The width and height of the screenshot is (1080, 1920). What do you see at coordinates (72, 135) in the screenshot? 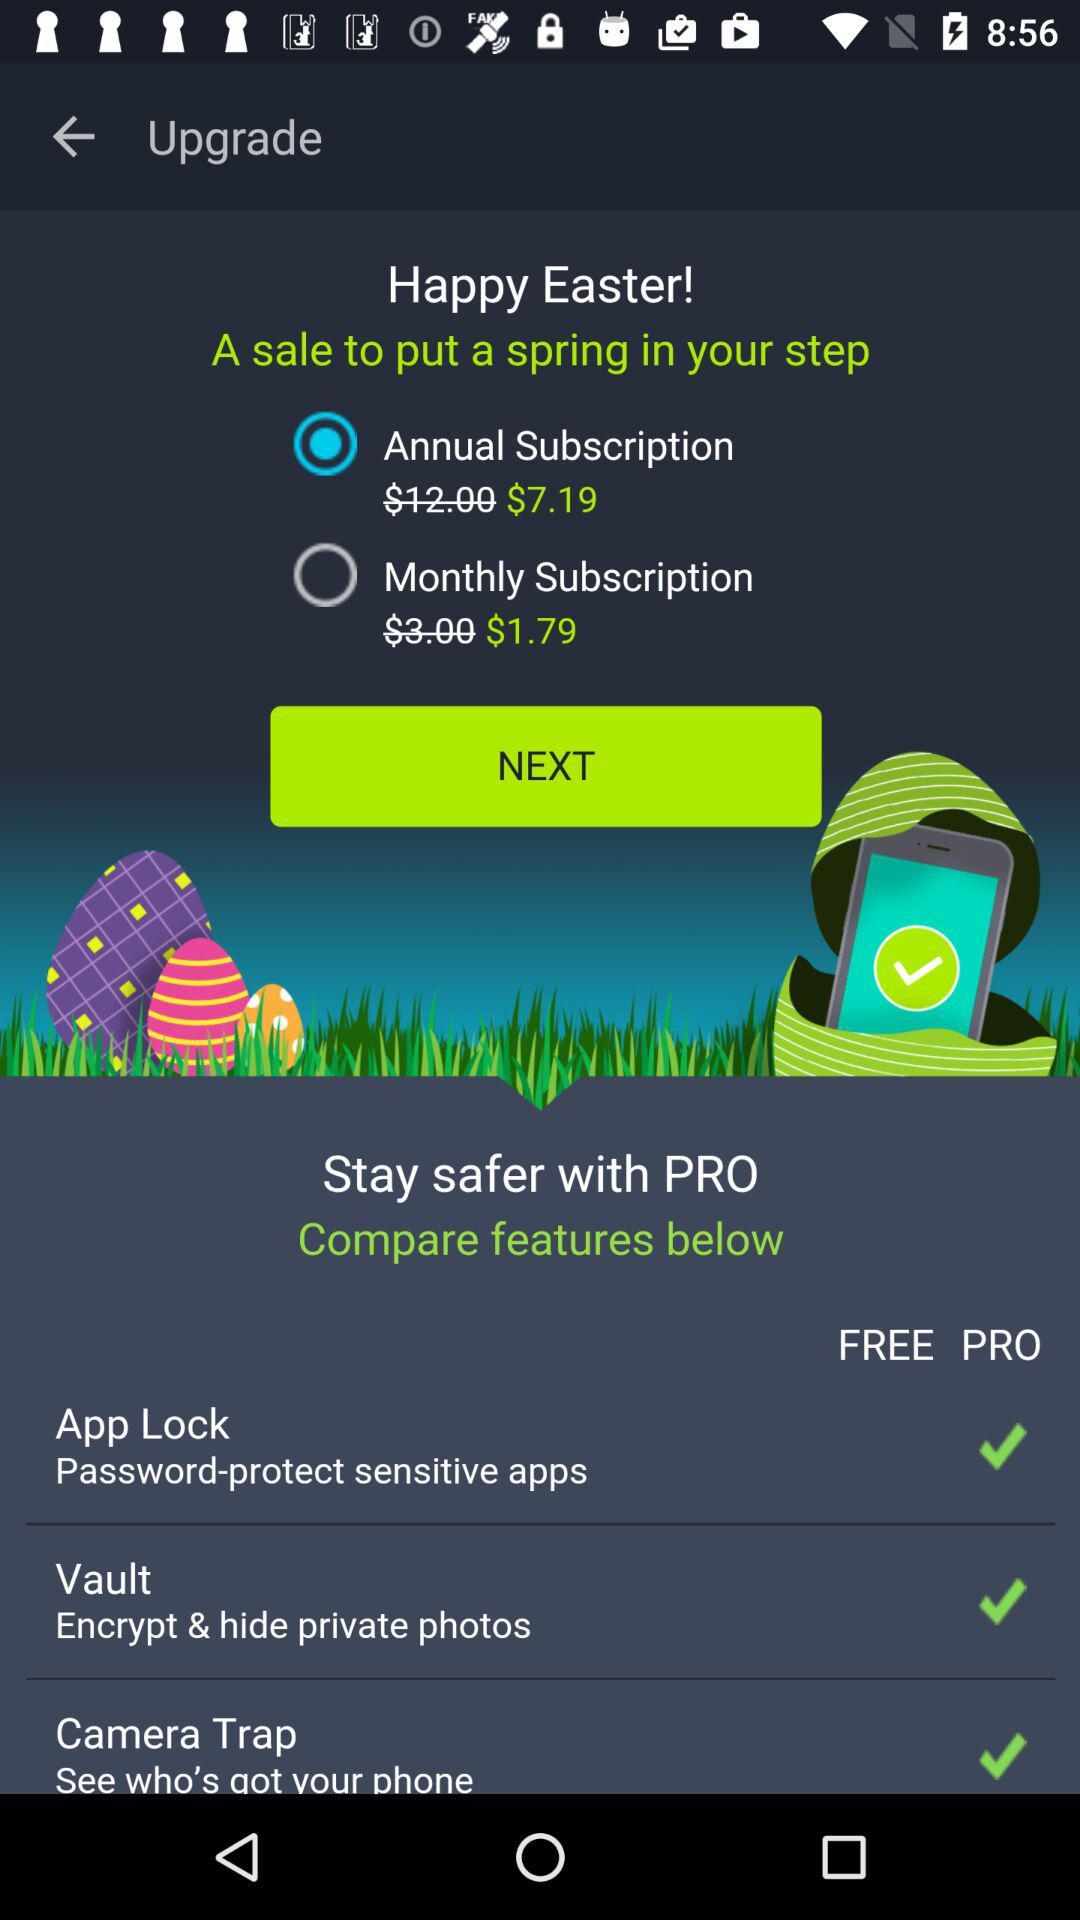
I see `go the previous page` at bounding box center [72, 135].